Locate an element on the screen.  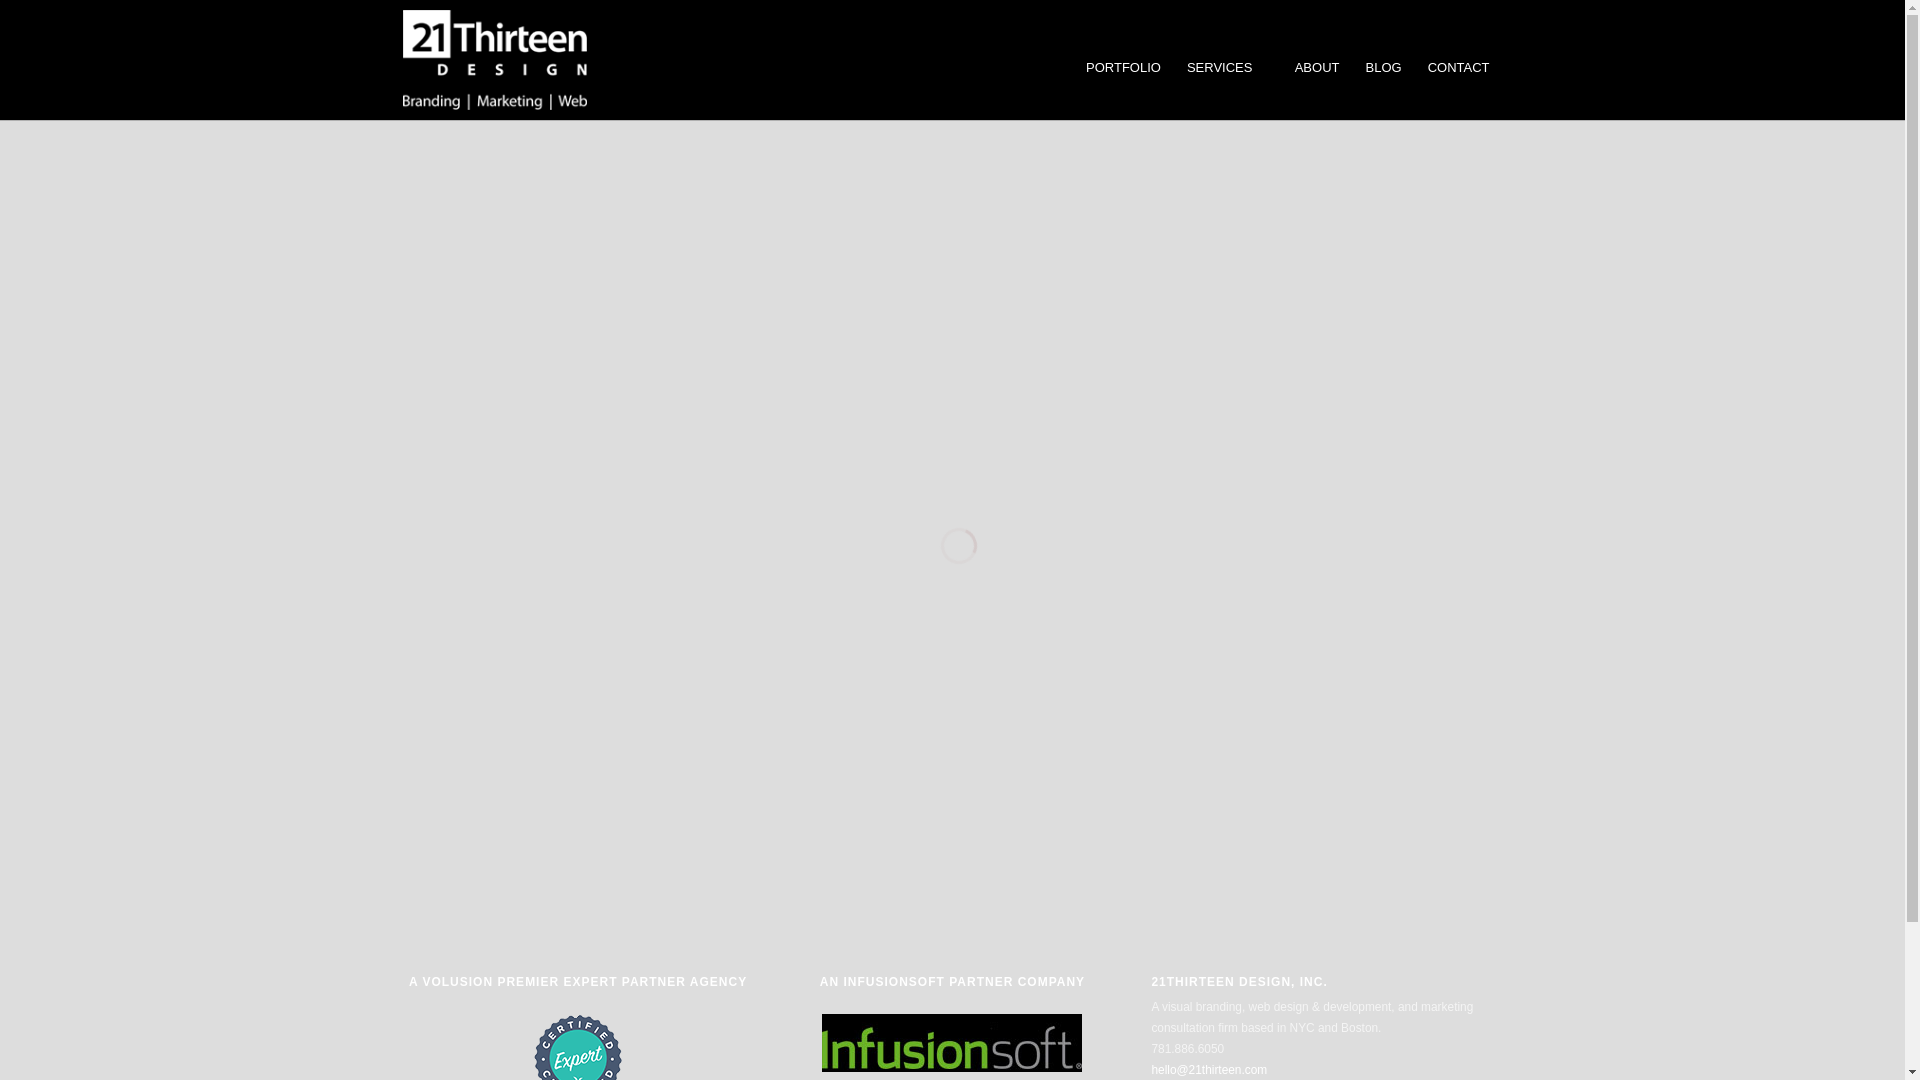
'SERVICES' is located at coordinates (1227, 67).